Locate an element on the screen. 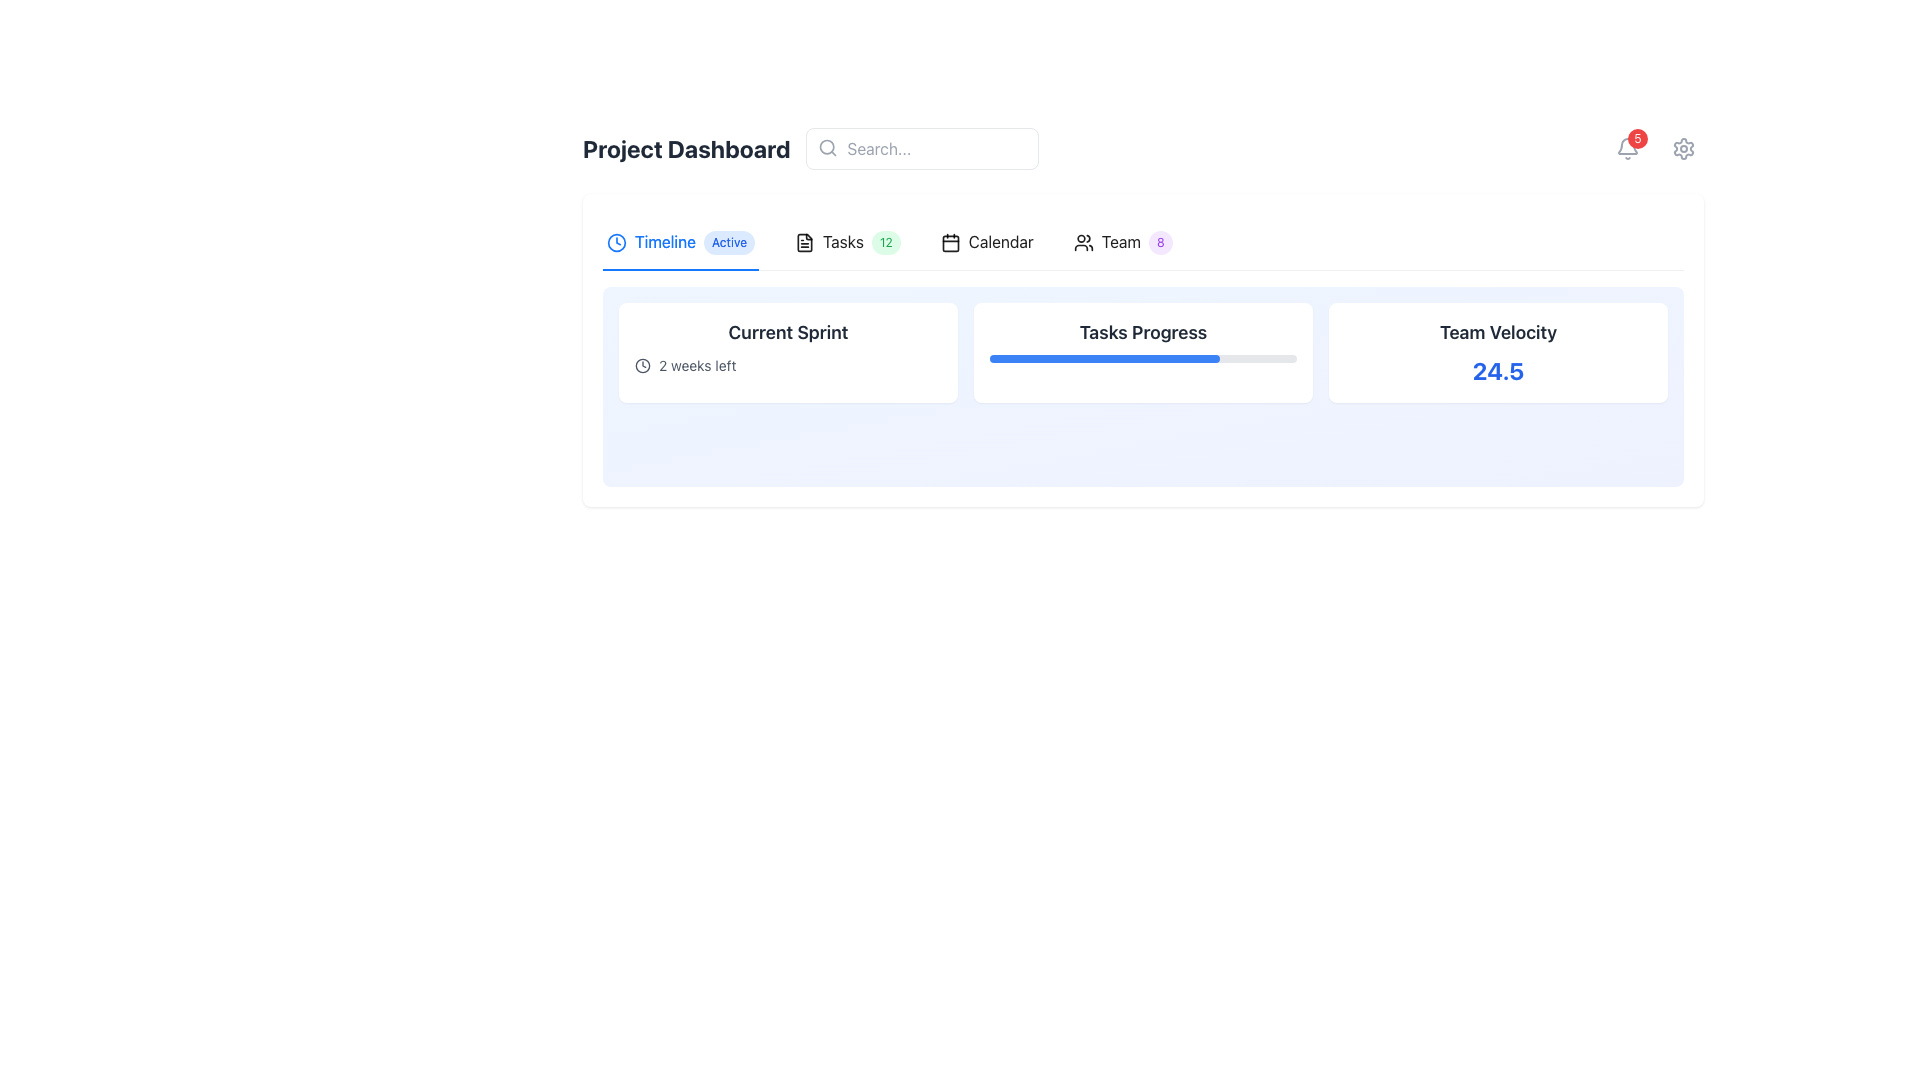  the 'Calendar' text label, which is the fourth item in the horizontal menu bar, located between the 'Tasks' label and the 'Team' label is located at coordinates (1001, 241).